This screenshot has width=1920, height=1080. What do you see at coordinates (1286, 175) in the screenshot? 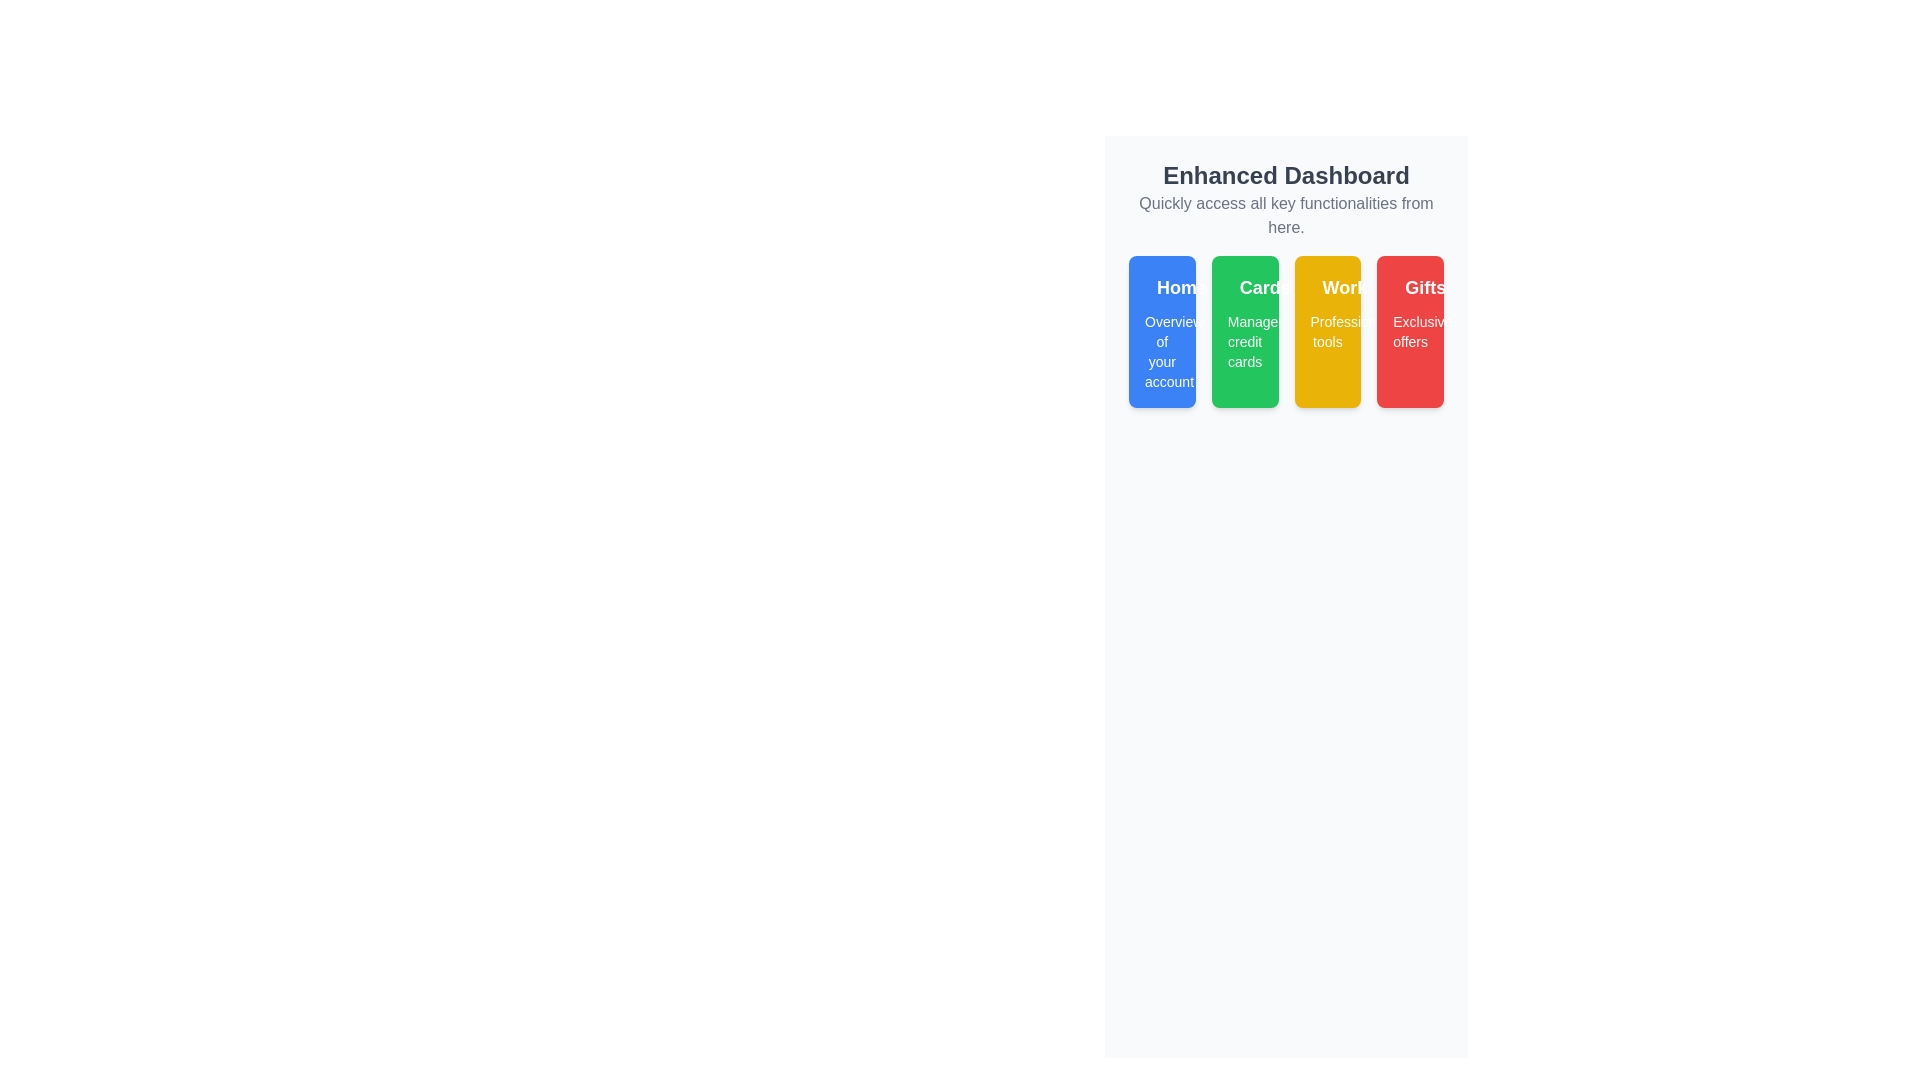
I see `the bold headline element styled in a serif font with dark gray text reading 'Enhanced Dashboard', positioned at the top of the right section of the interface` at bounding box center [1286, 175].